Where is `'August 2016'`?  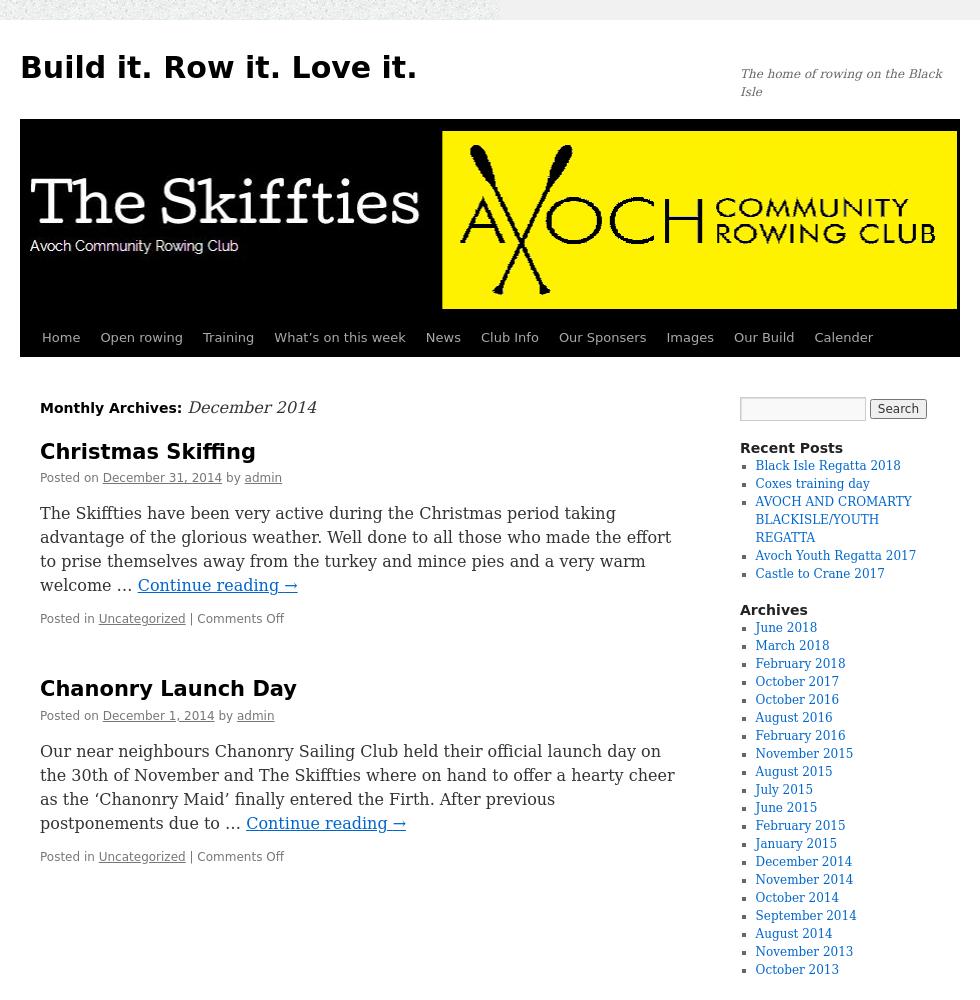
'August 2016' is located at coordinates (793, 717).